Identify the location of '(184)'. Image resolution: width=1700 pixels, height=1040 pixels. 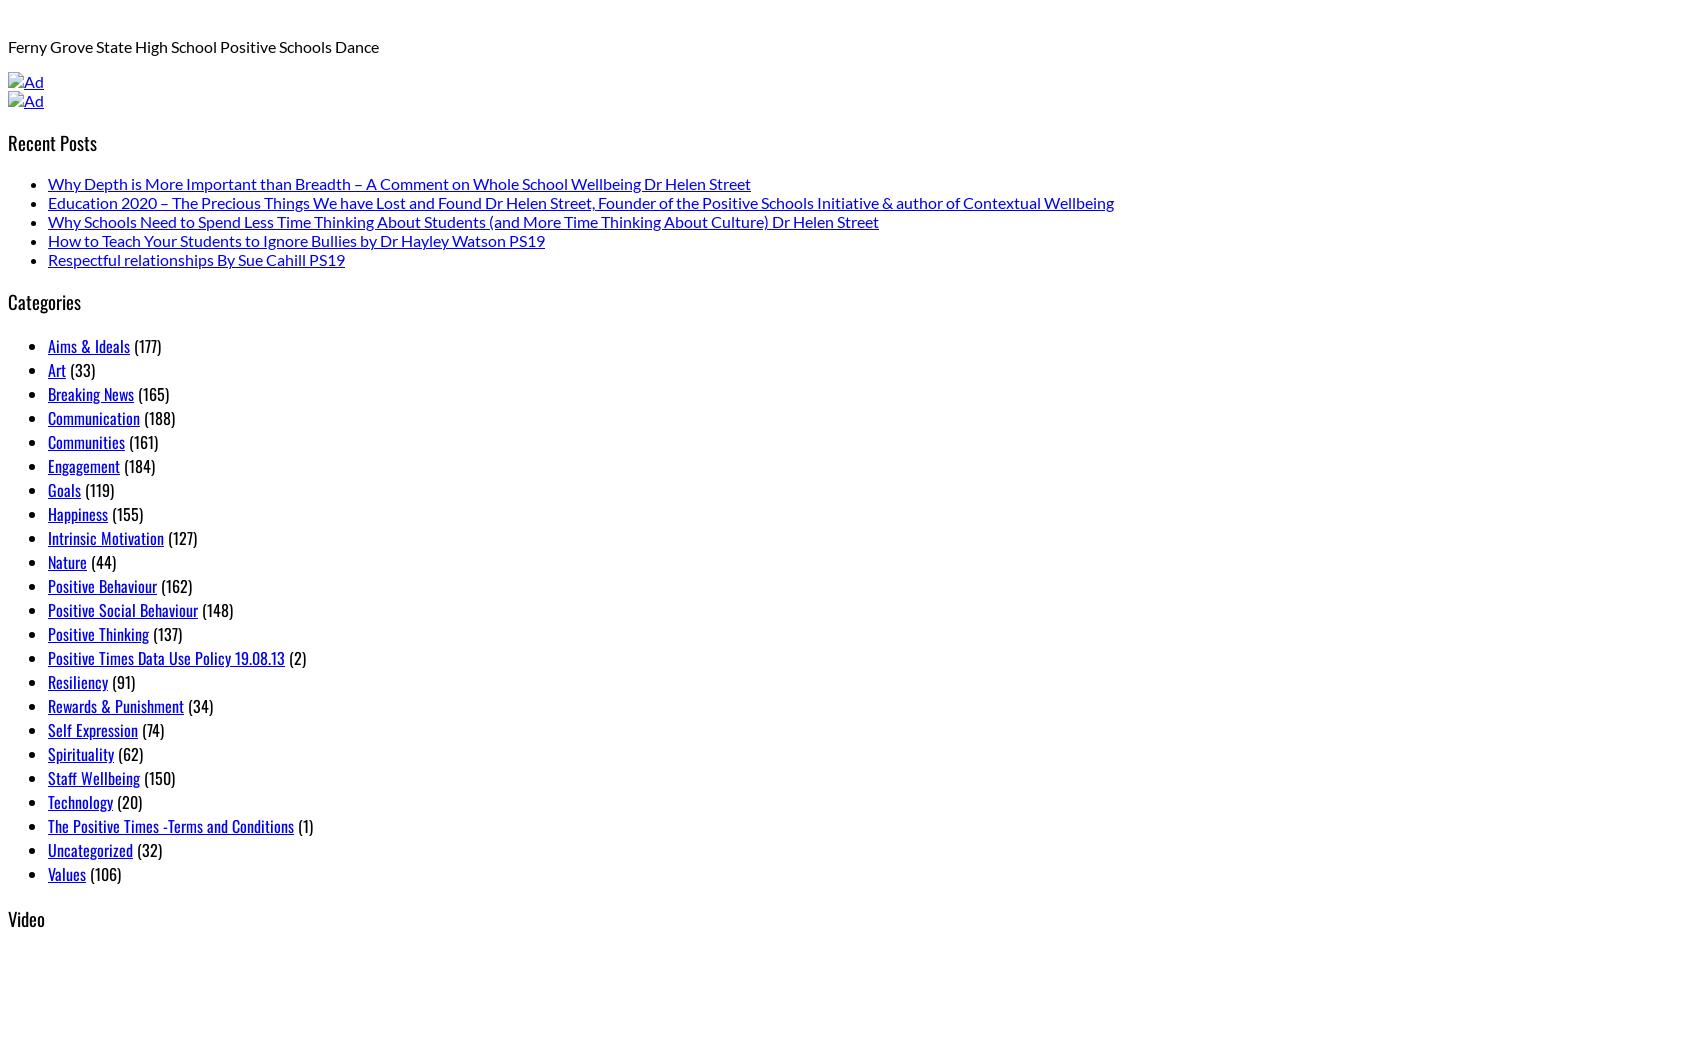
(136, 464).